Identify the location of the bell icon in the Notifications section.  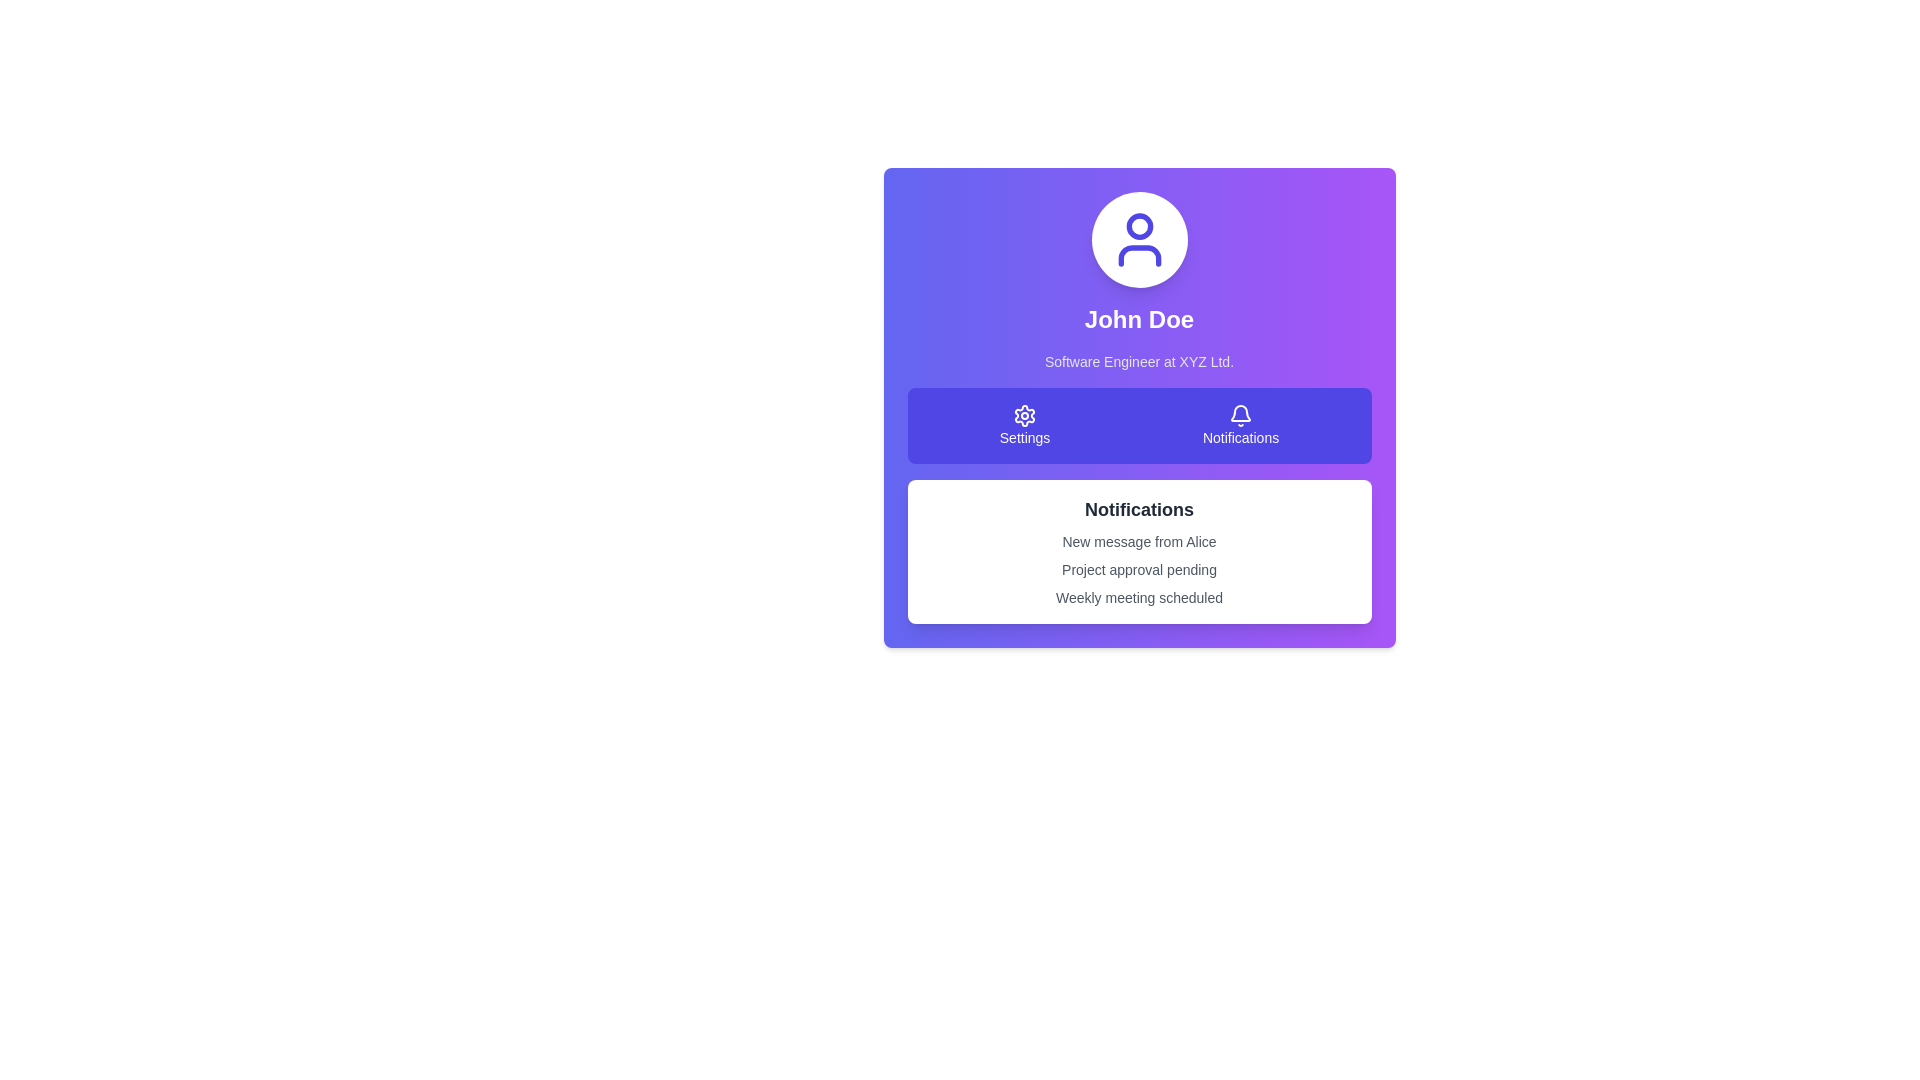
(1240, 415).